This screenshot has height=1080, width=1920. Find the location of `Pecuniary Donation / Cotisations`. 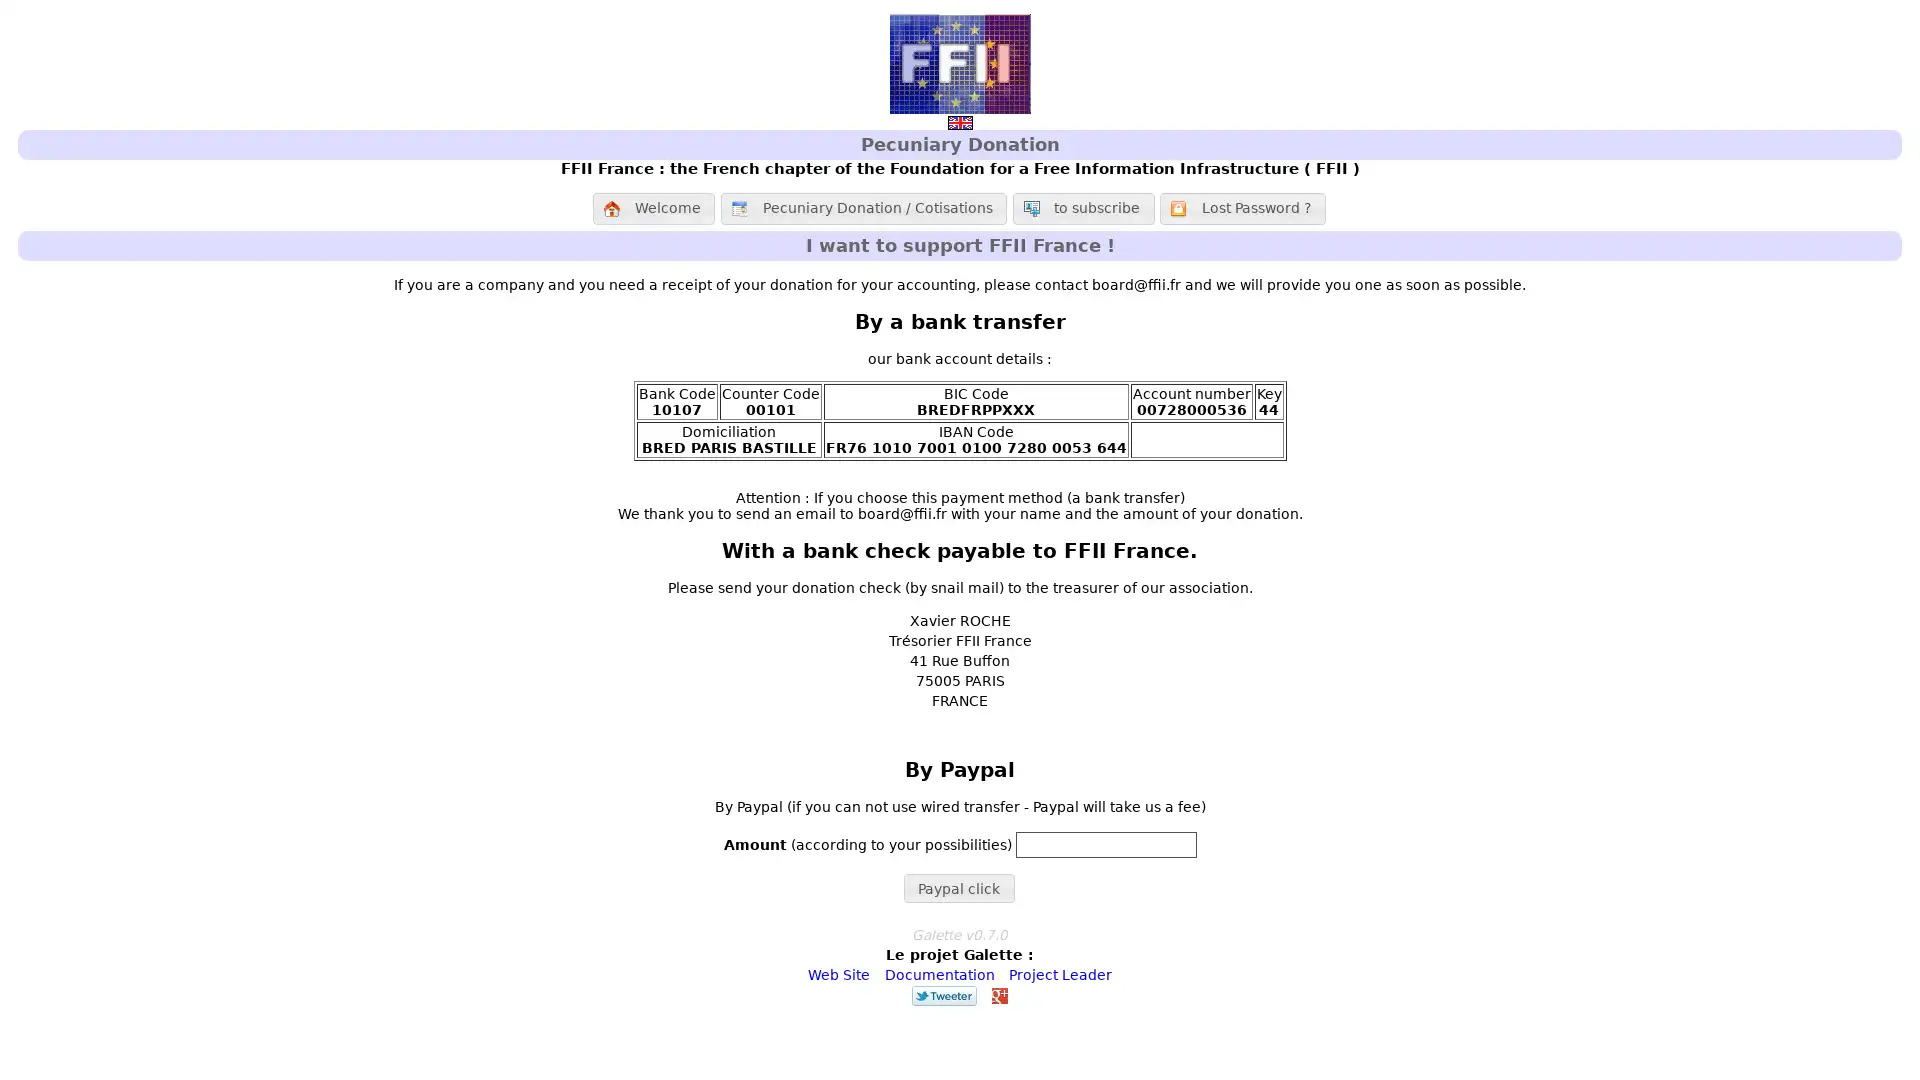

Pecuniary Donation / Cotisations is located at coordinates (863, 208).